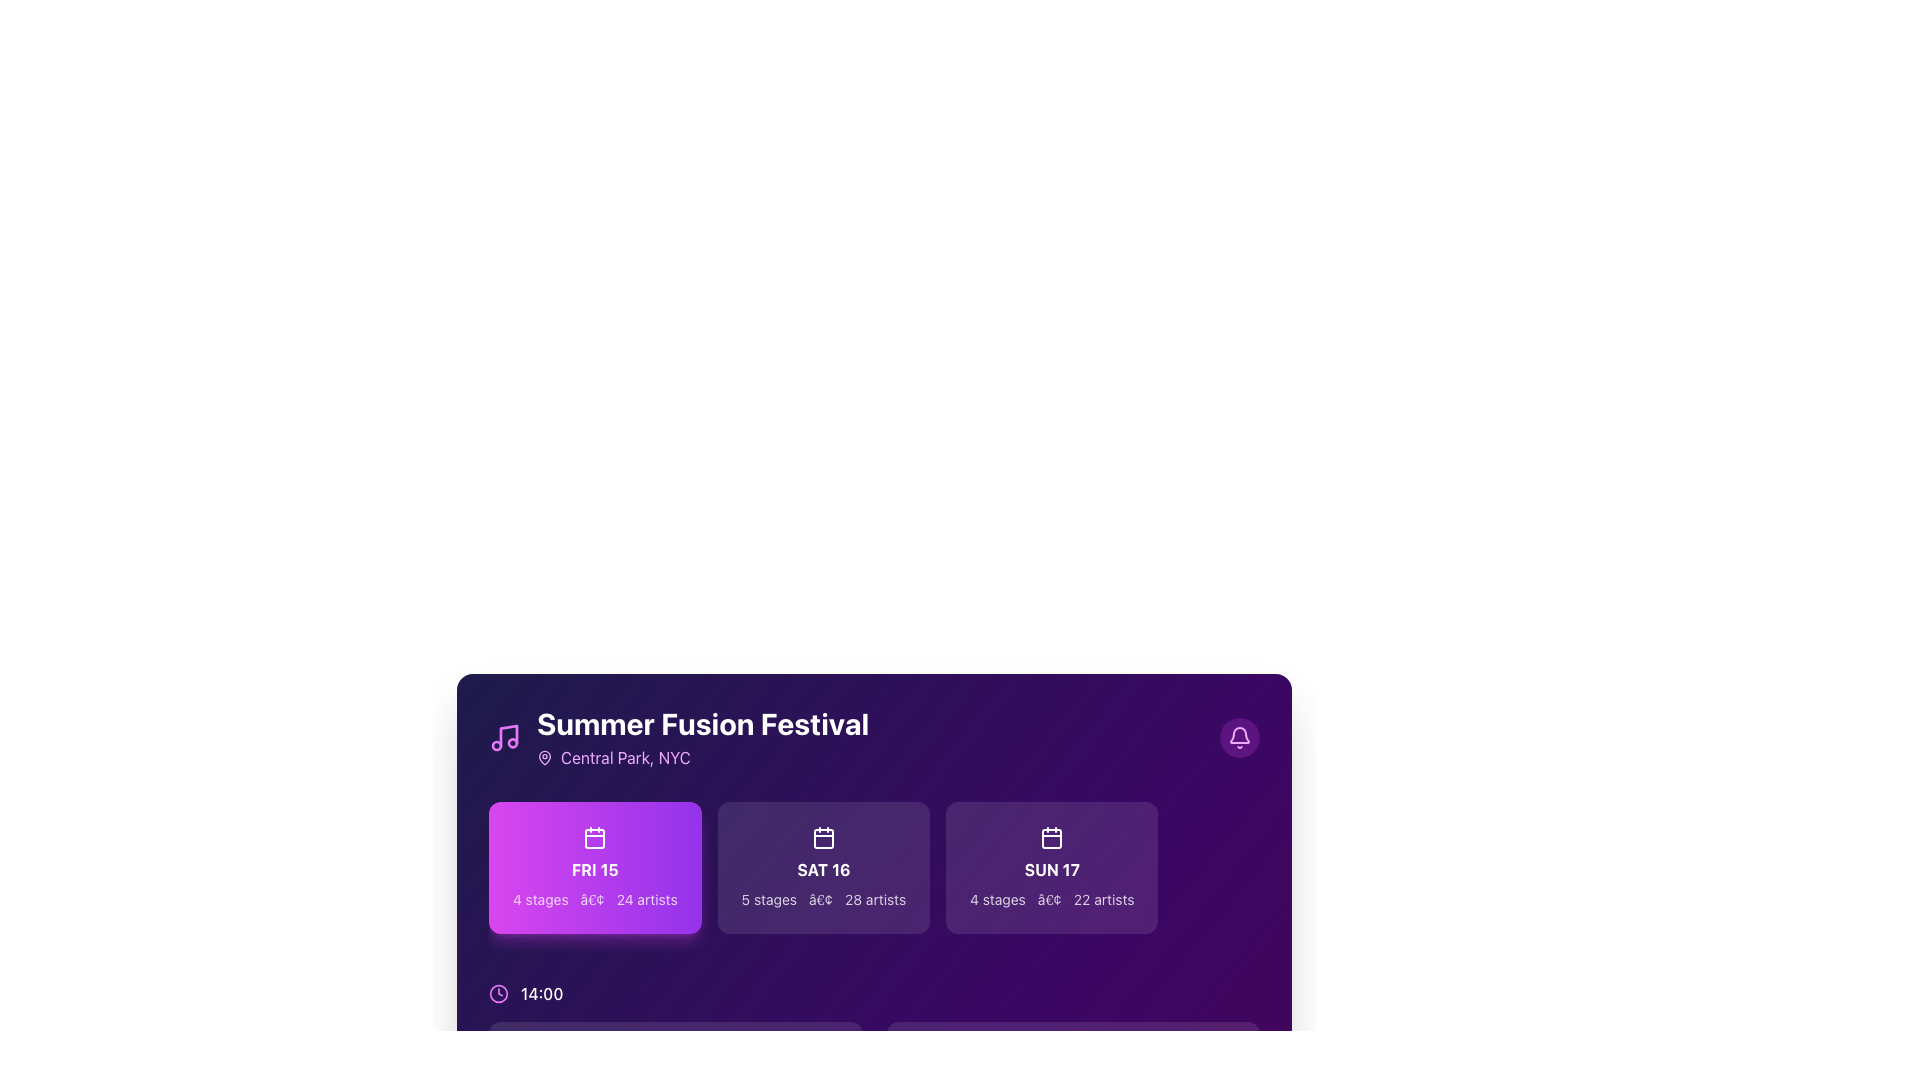 This screenshot has width=1920, height=1080. What do you see at coordinates (504, 737) in the screenshot?
I see `the vibrant pink music note icon located at the top-left corner of the card, adjacent to the heading 'Summer Fusion Festival'` at bounding box center [504, 737].